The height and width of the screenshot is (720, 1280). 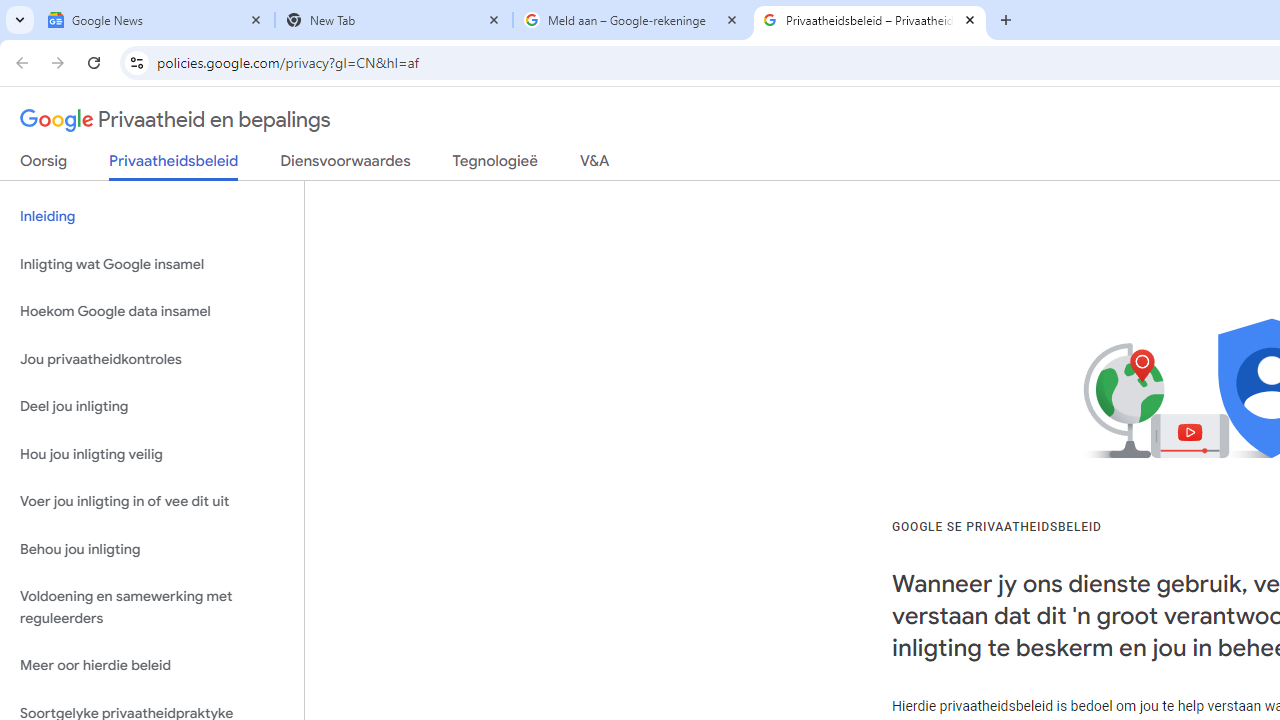 What do you see at coordinates (151, 312) in the screenshot?
I see `'Hoekom Google data insamel'` at bounding box center [151, 312].